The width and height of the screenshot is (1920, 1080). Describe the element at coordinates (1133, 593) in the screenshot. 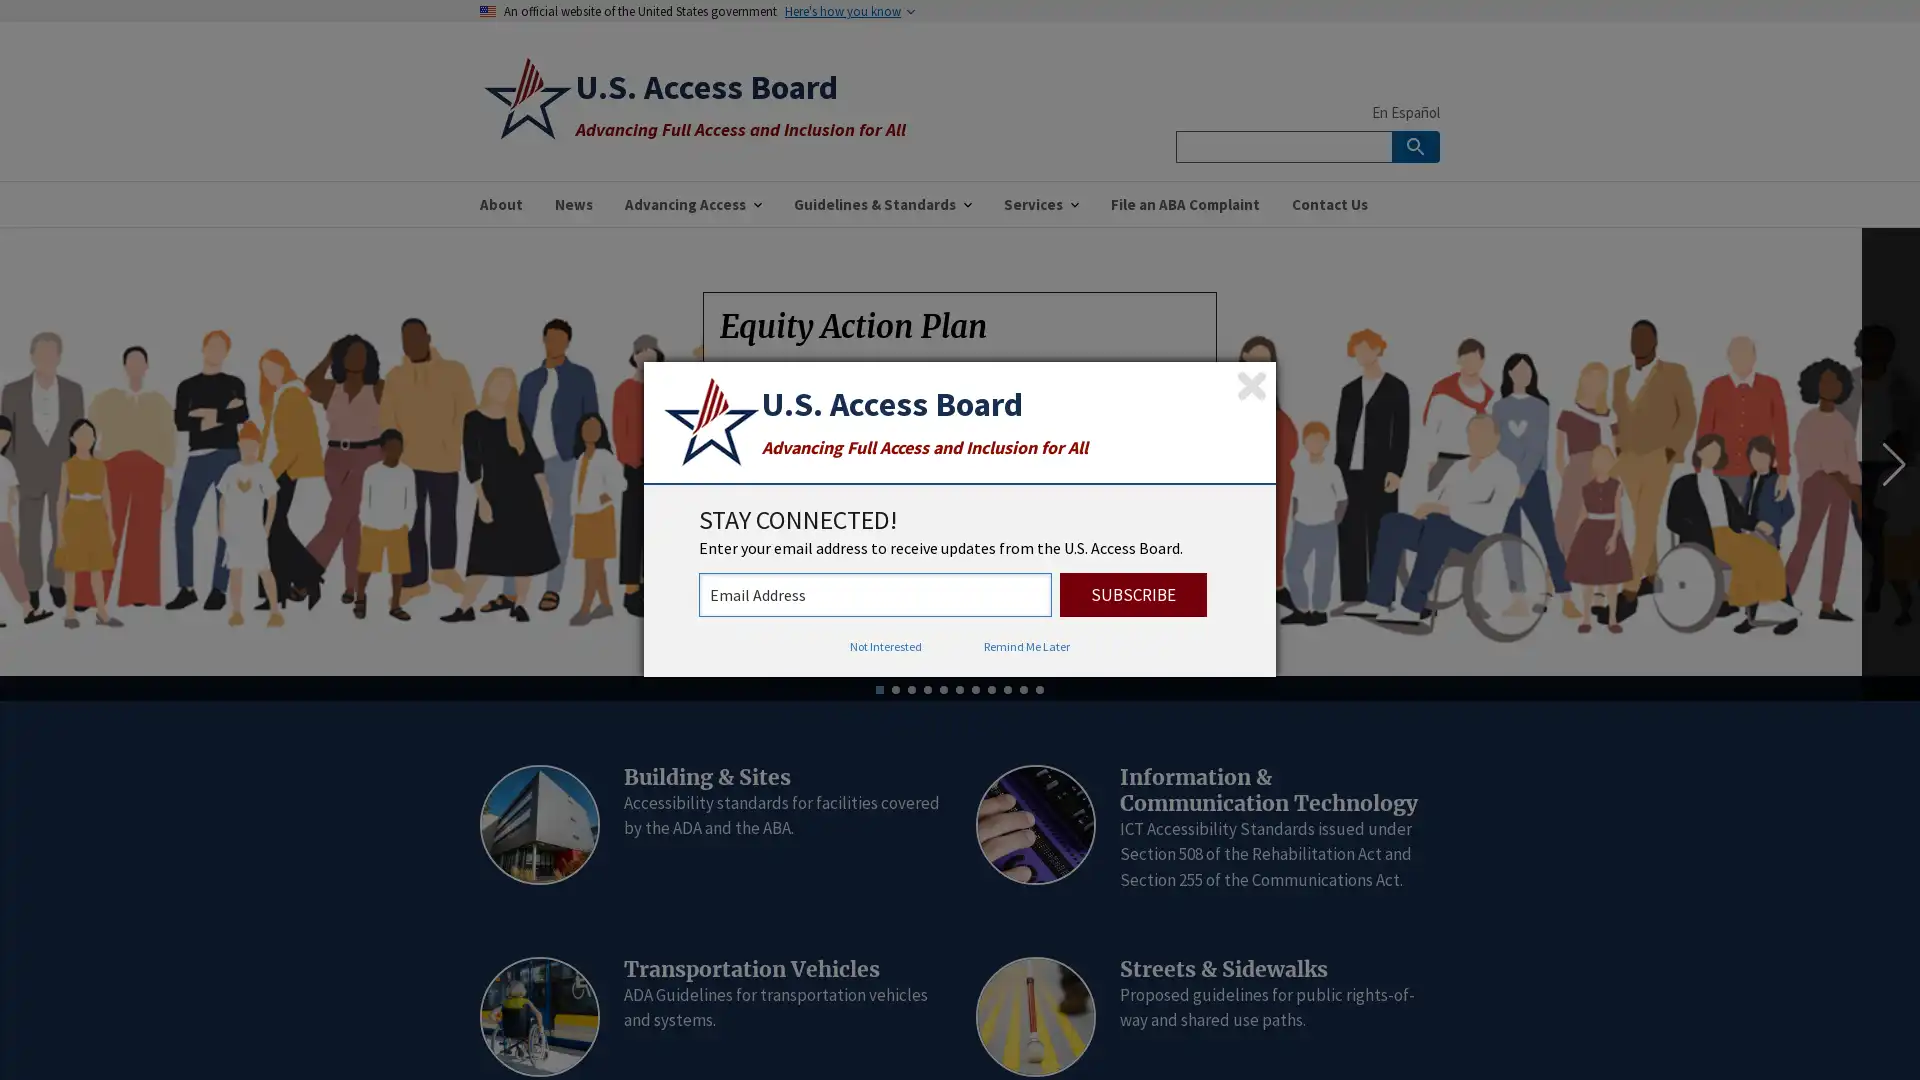

I see `Subscribe` at that location.